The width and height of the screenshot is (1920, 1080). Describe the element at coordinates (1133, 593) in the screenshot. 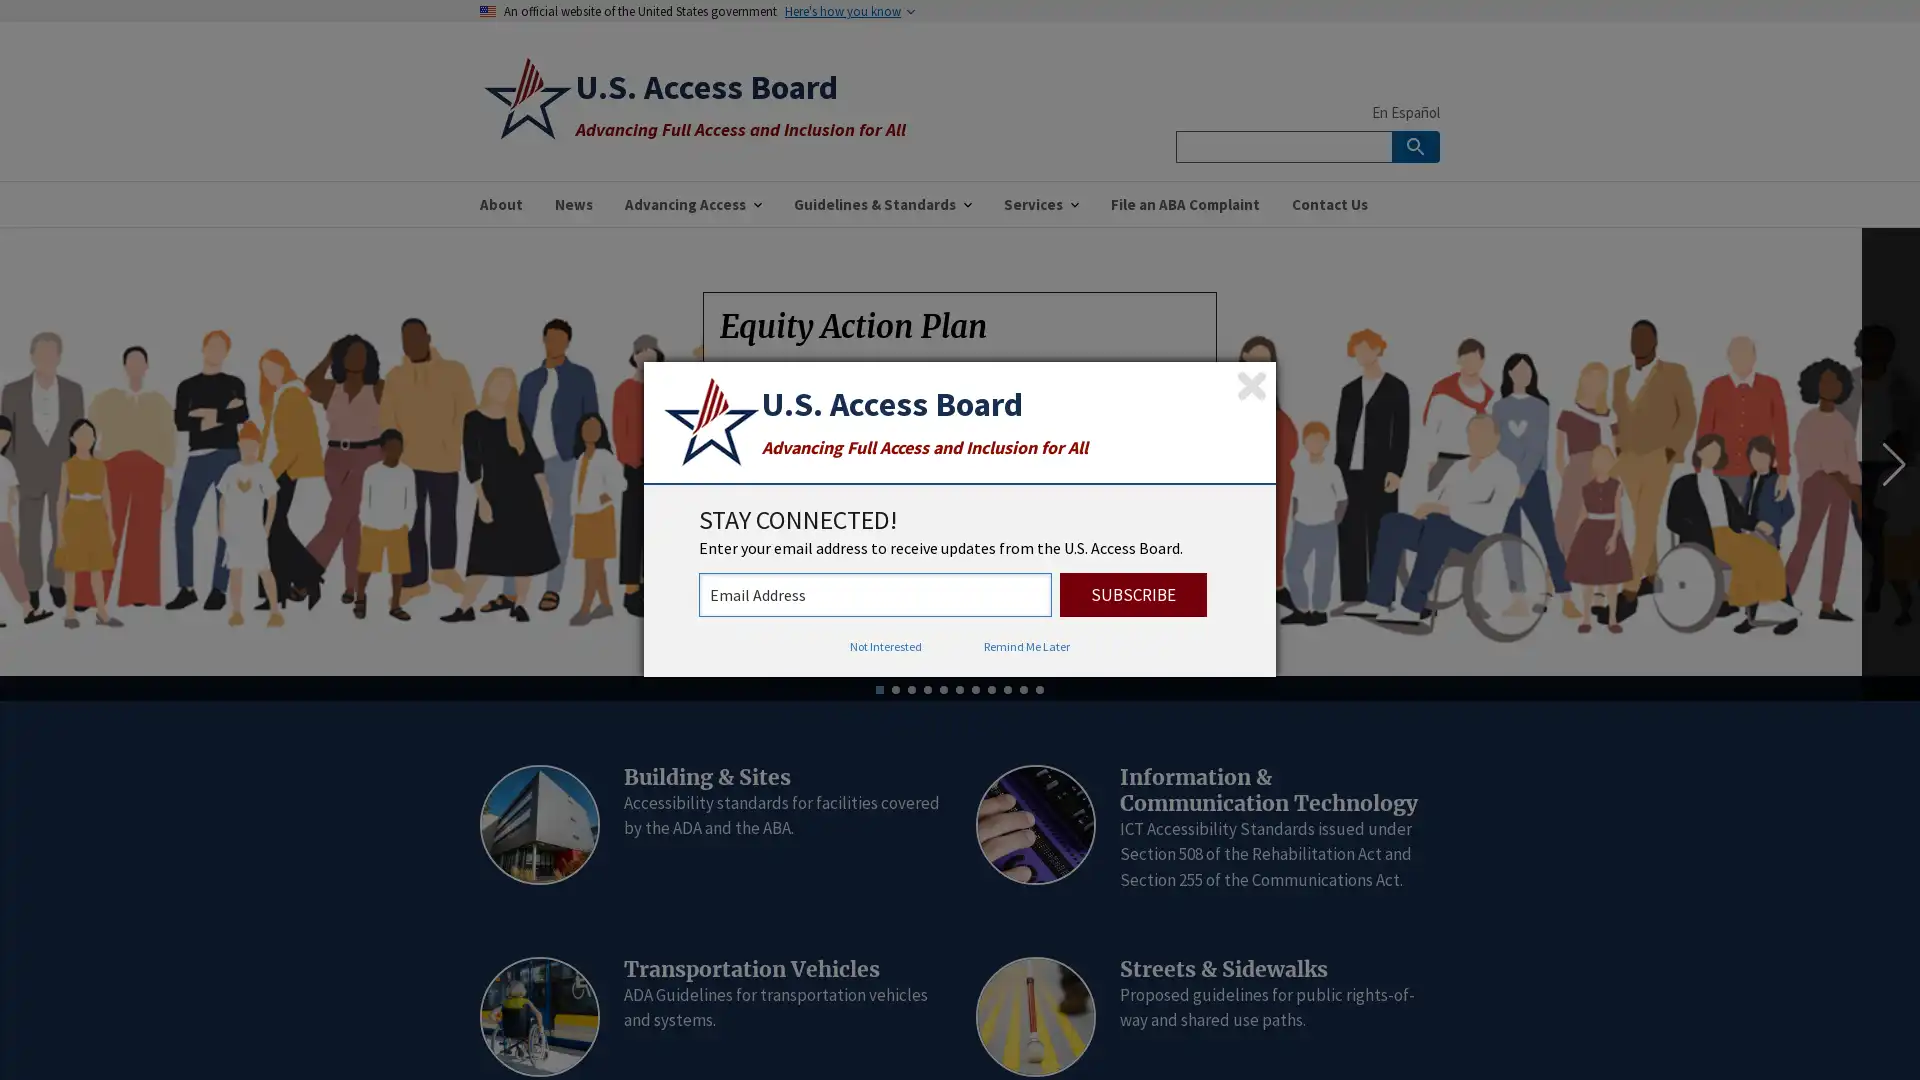

I see `Subscribe` at that location.